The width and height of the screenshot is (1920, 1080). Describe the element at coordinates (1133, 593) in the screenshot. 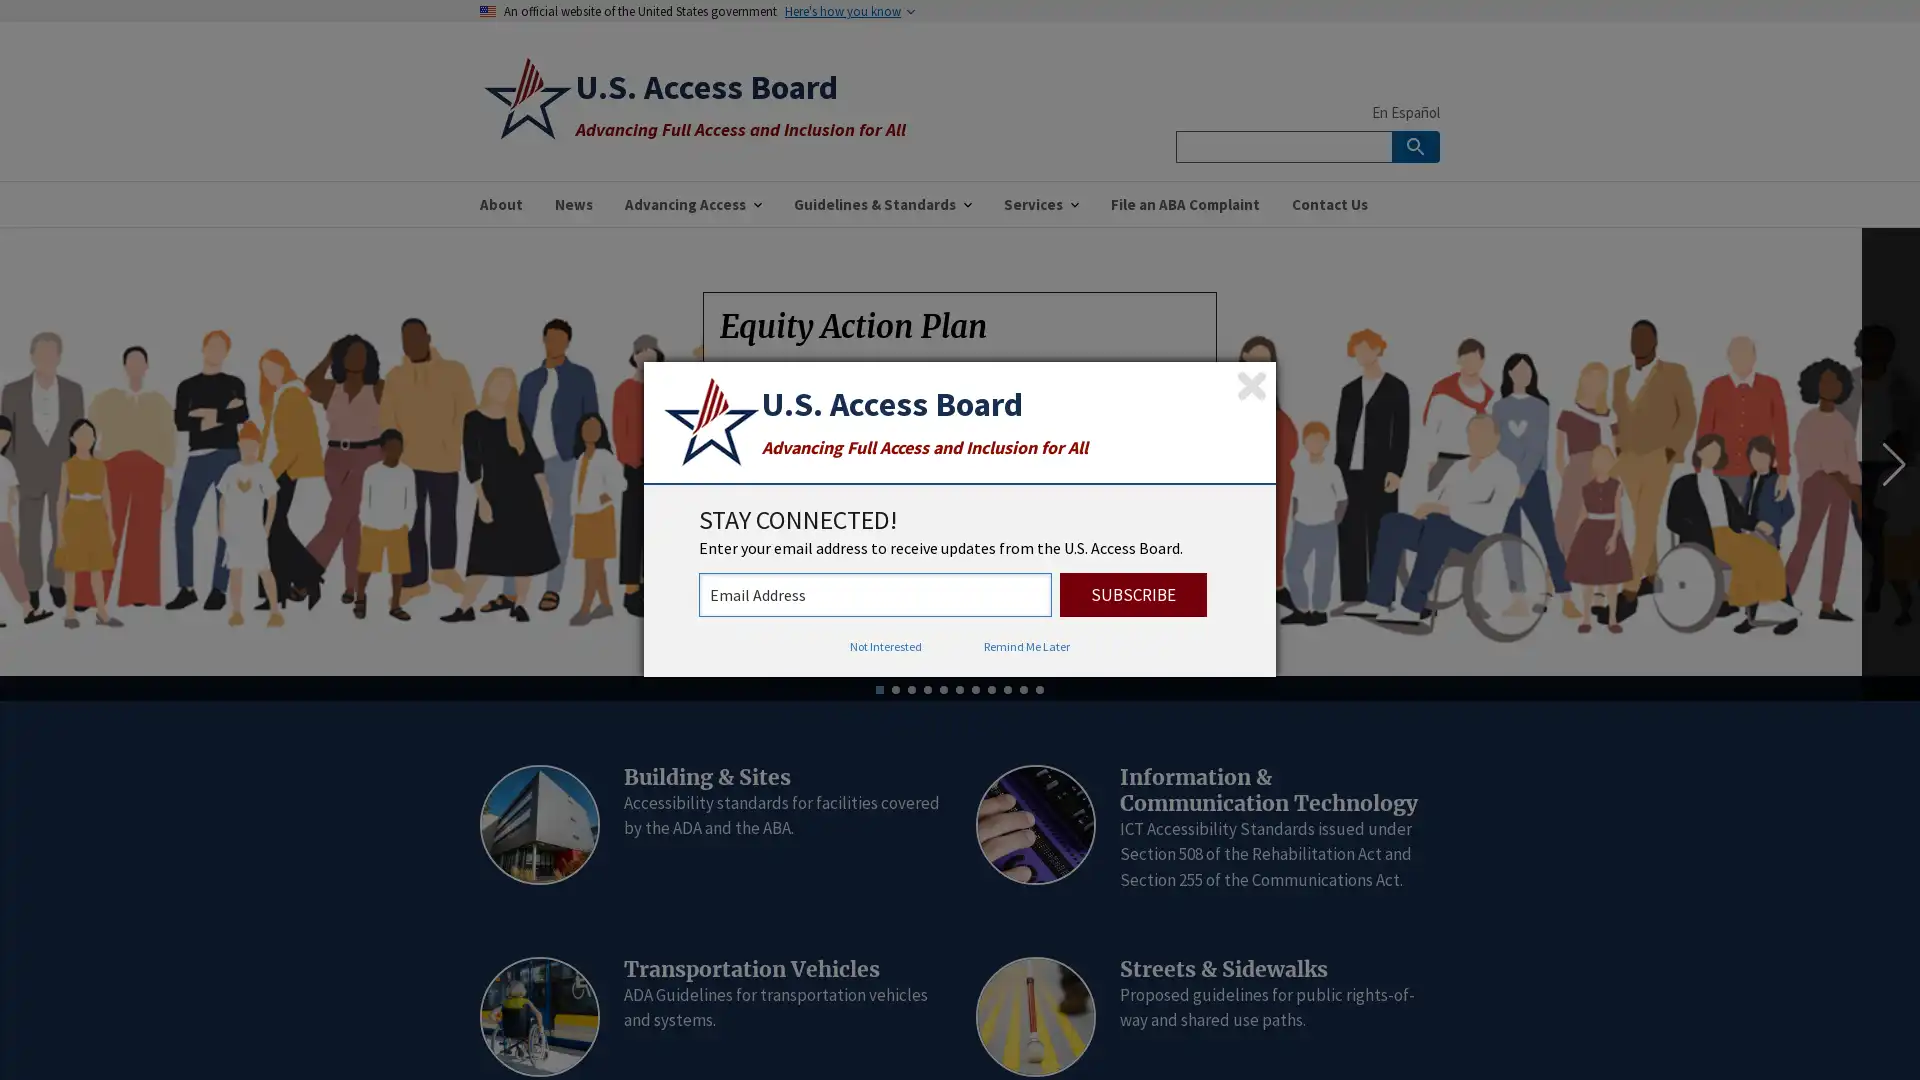

I see `Subscribe` at that location.